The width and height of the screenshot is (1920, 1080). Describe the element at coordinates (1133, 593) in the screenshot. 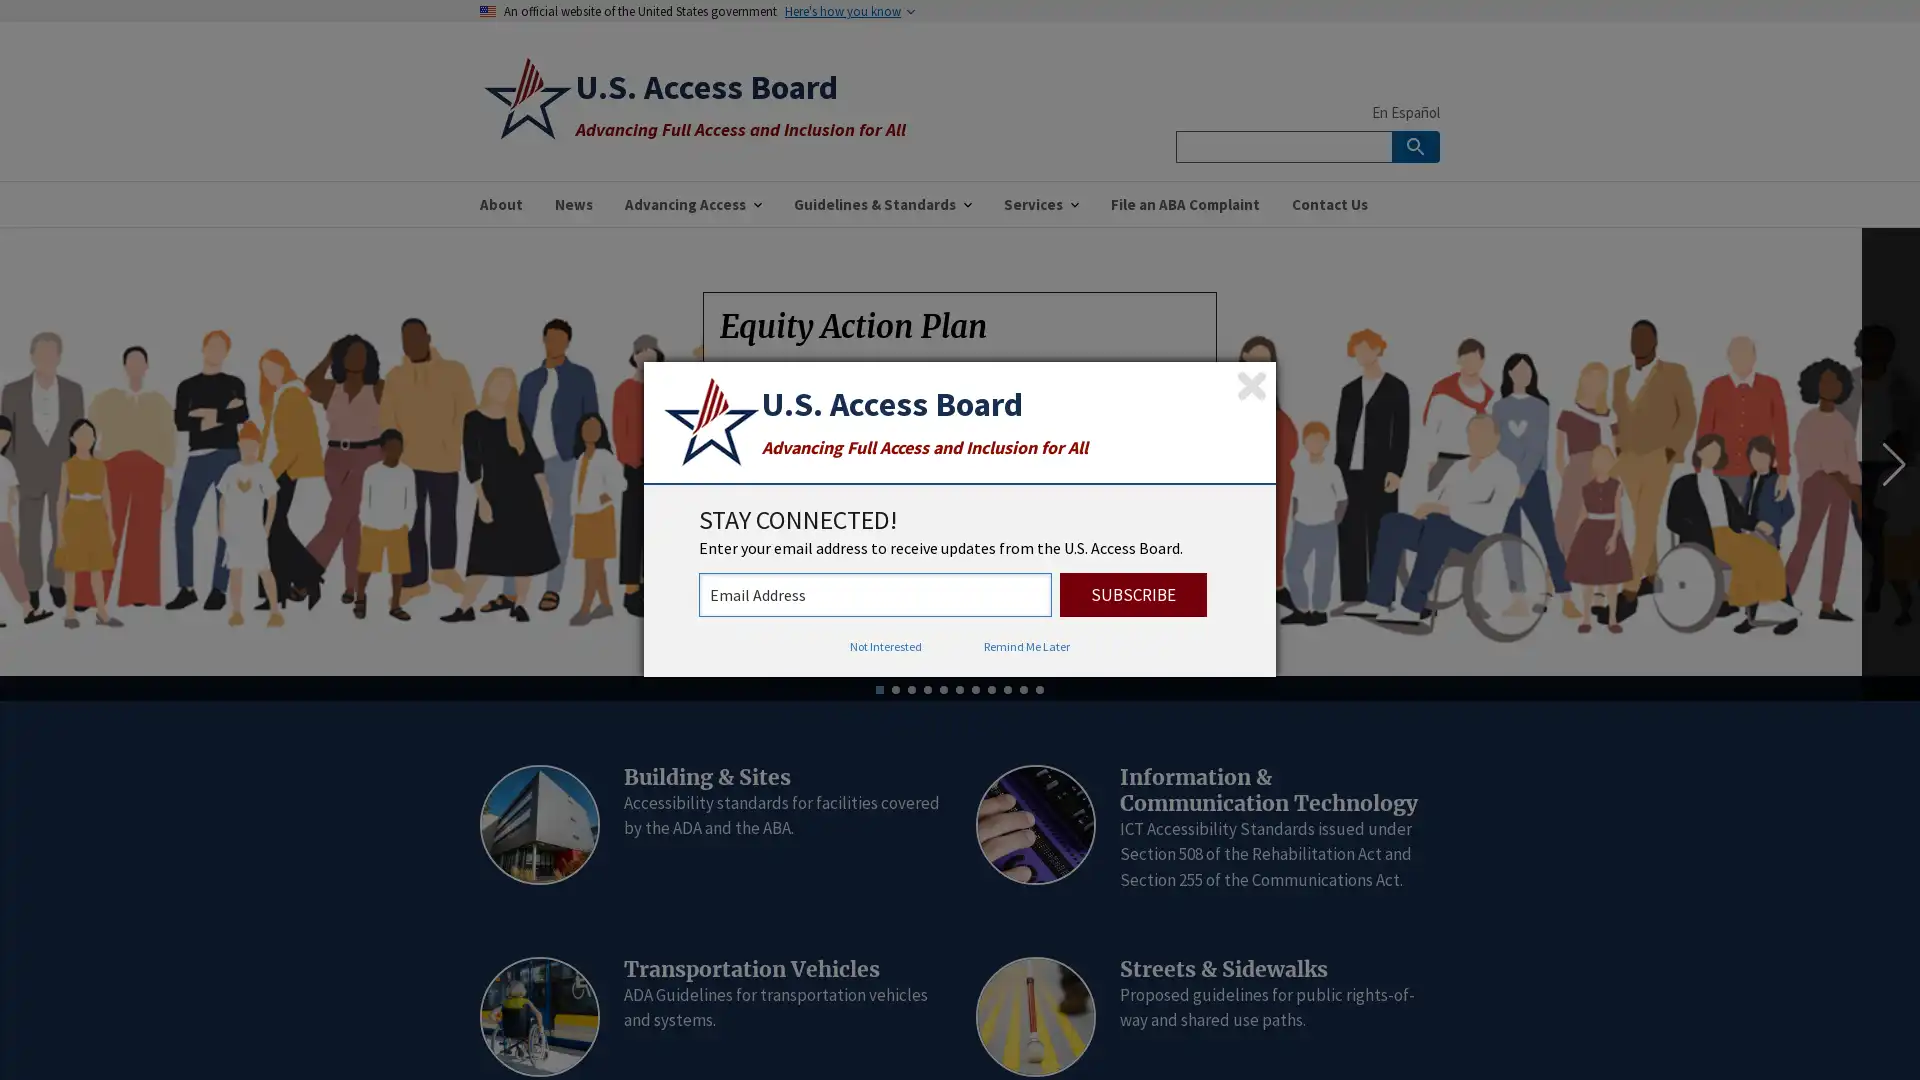

I see `Subscribe` at that location.